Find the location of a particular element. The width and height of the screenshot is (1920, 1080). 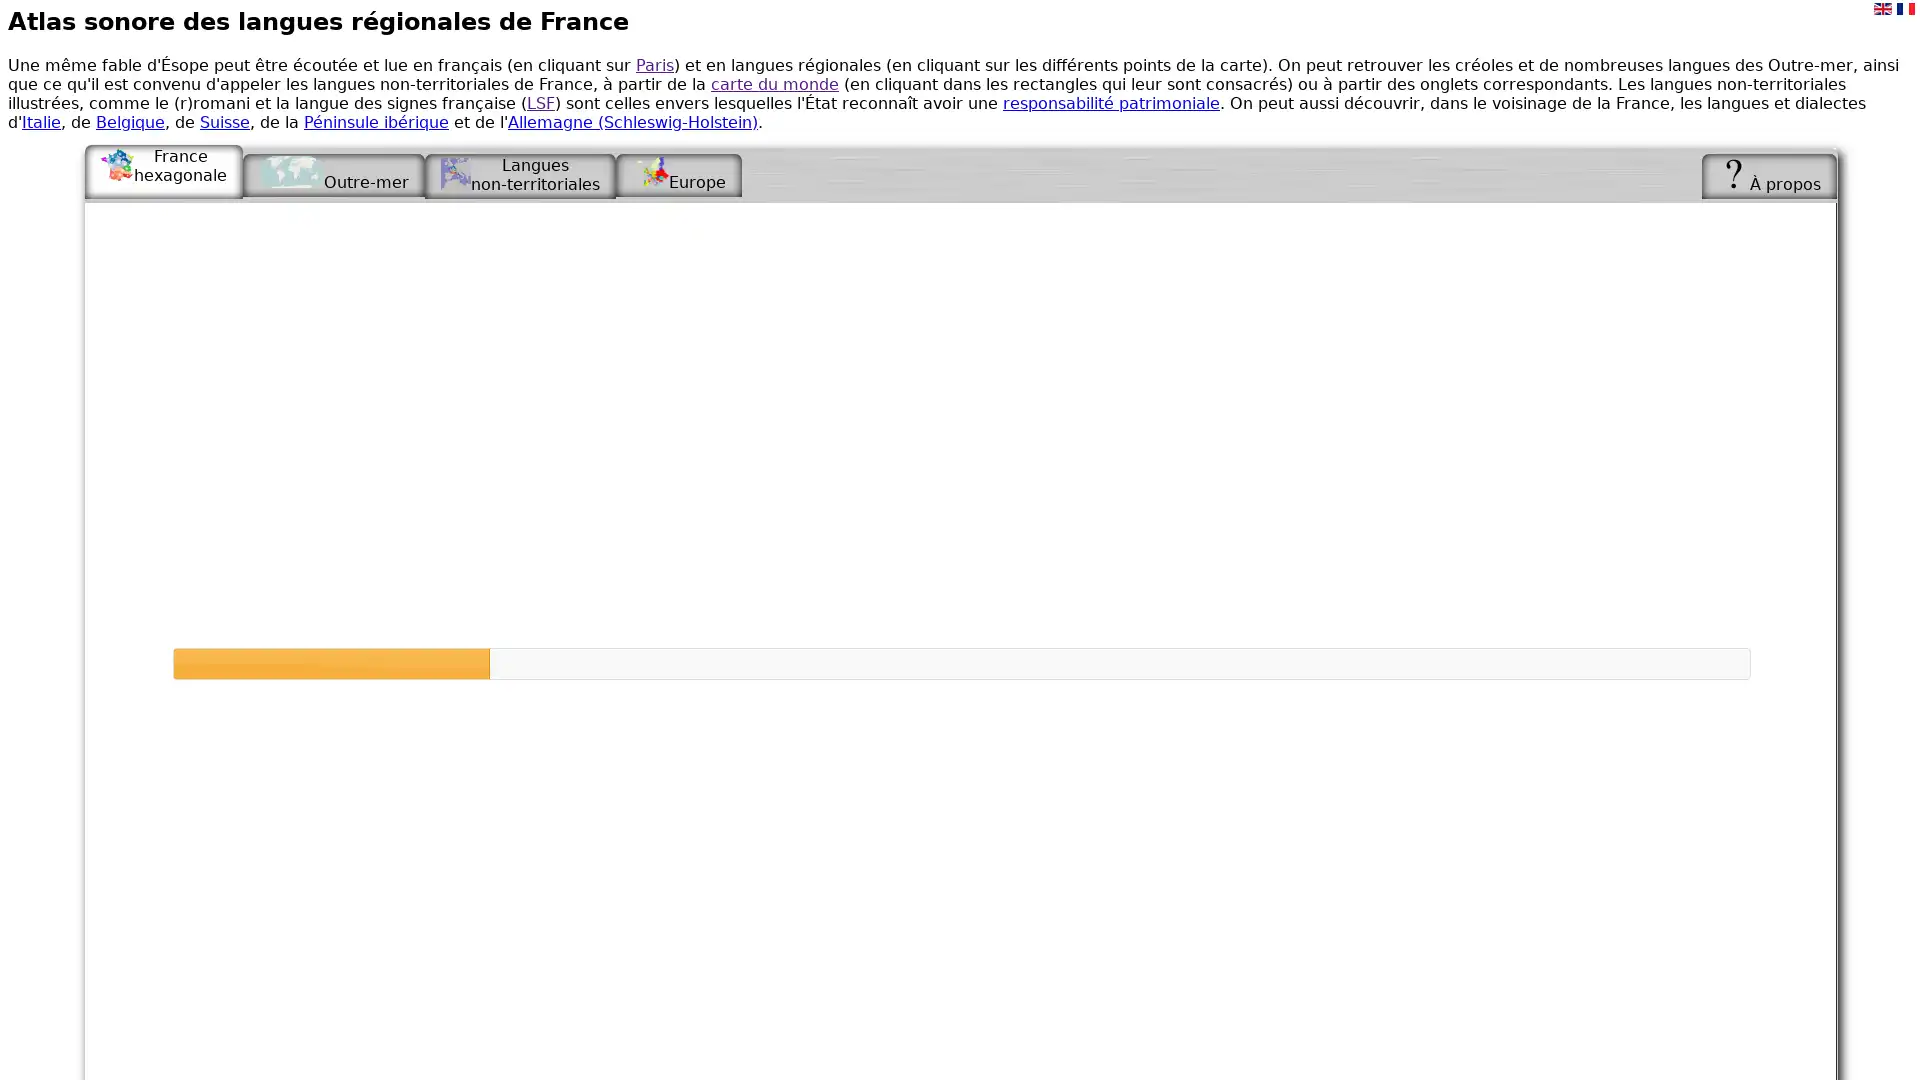

A propos is located at coordinates (1768, 174).